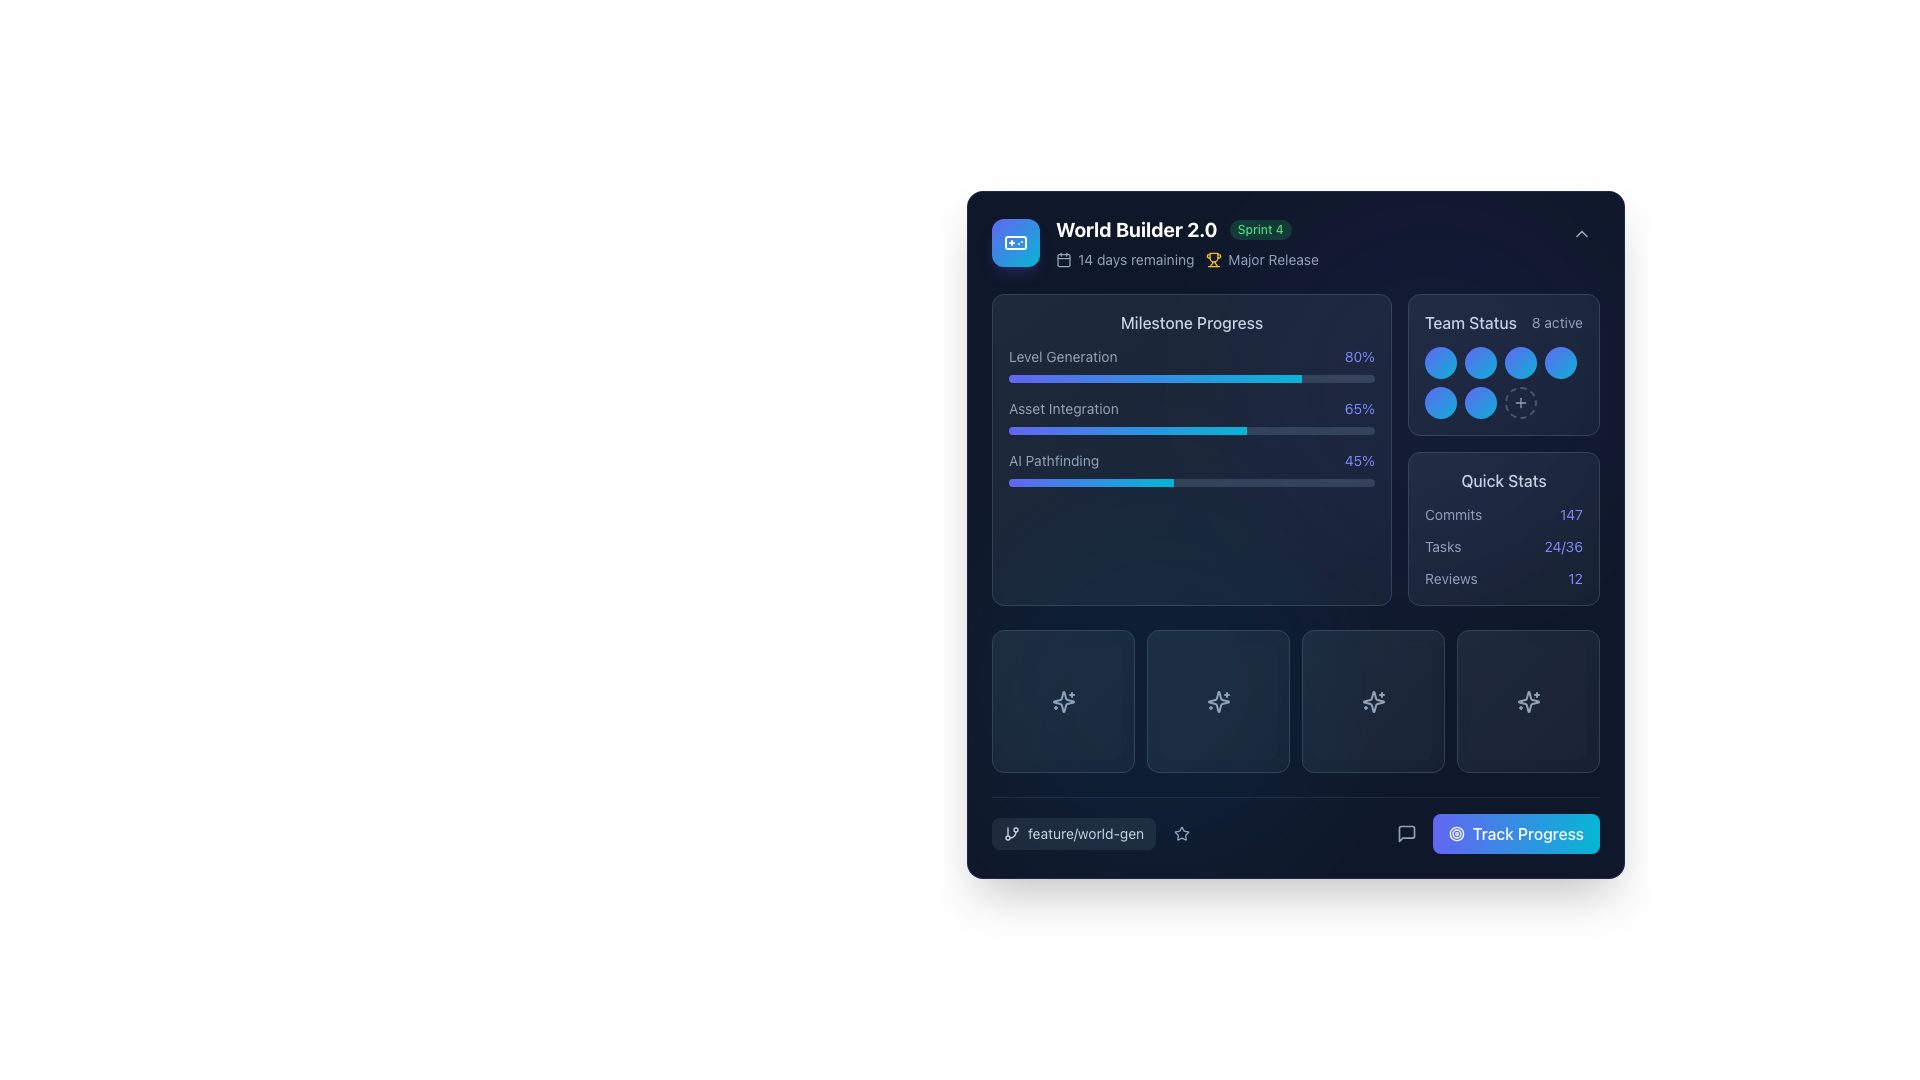  What do you see at coordinates (1063, 258) in the screenshot?
I see `the deadline icon located in the top-left quadrant of the card section, adjacent to the '14 days remaining' text` at bounding box center [1063, 258].